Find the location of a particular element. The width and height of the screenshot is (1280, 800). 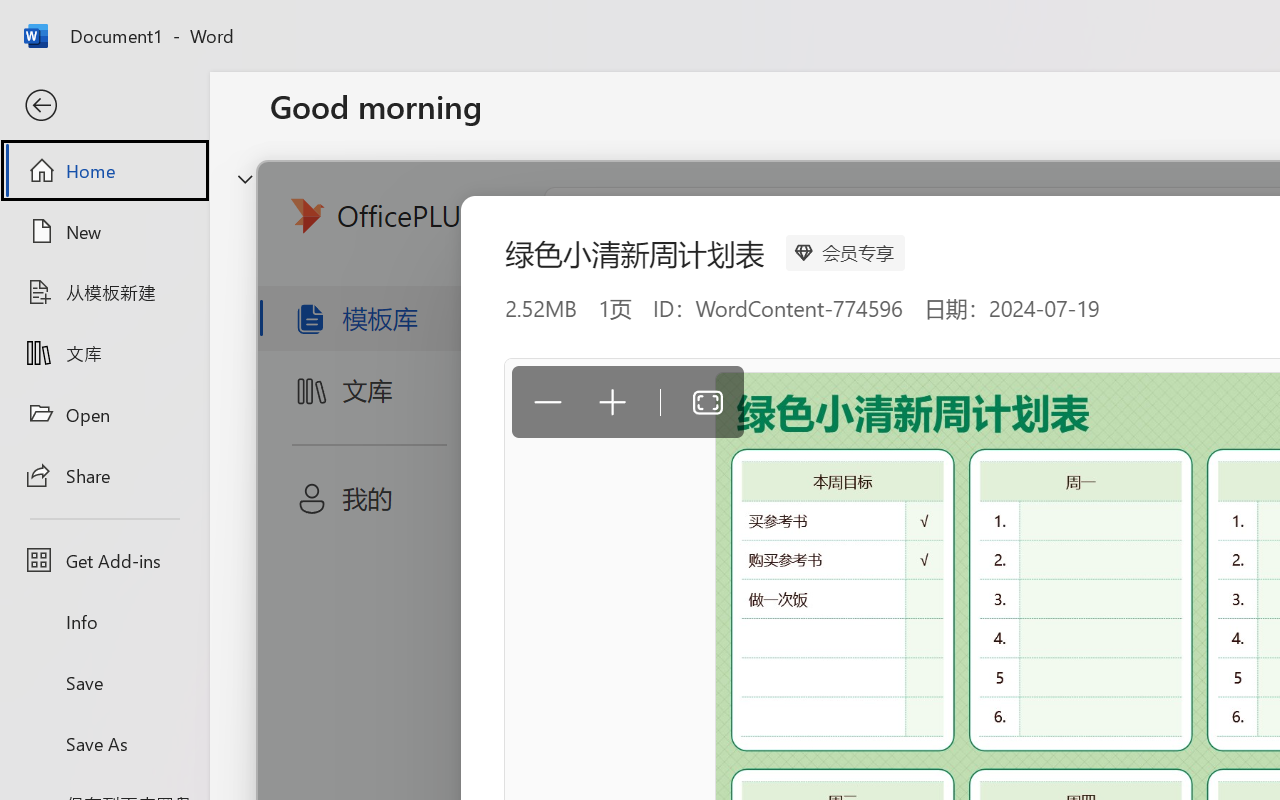

'Info' is located at coordinates (103, 621).